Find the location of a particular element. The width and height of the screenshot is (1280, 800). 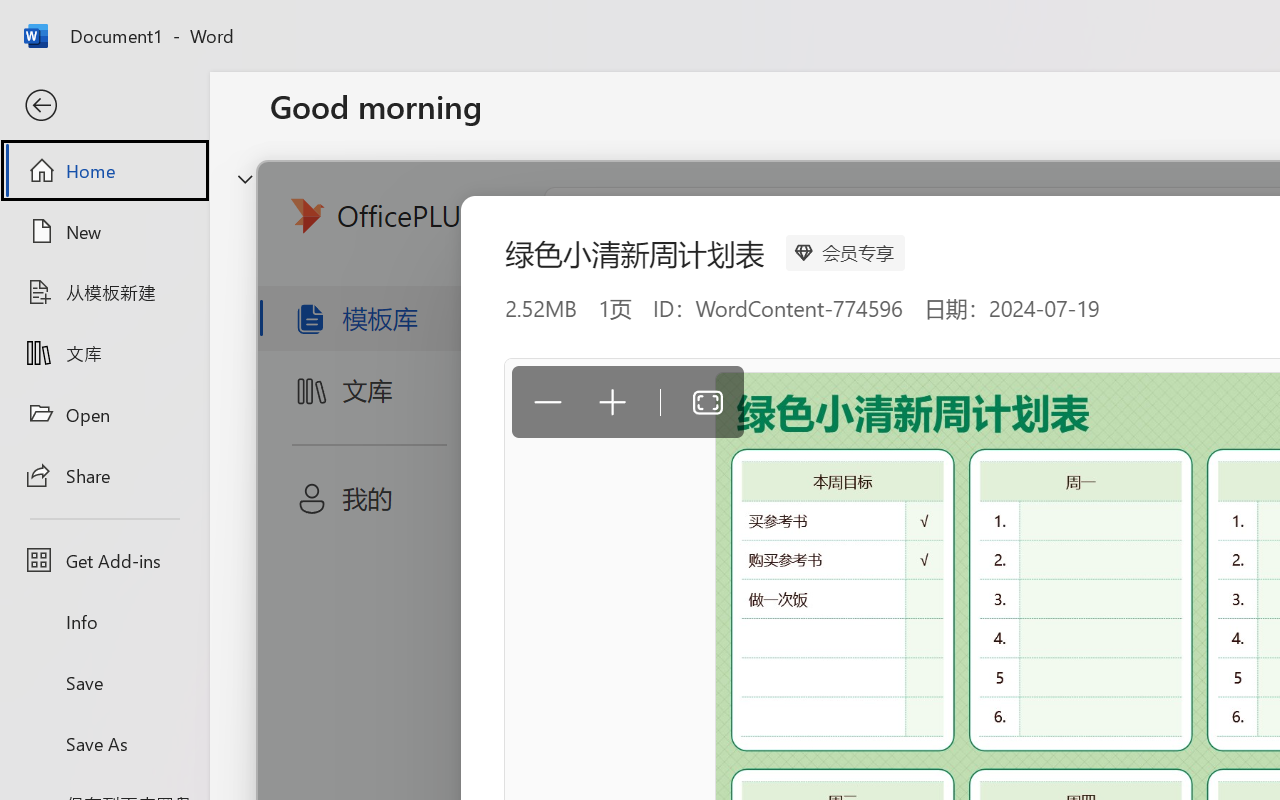

'Info' is located at coordinates (103, 621).